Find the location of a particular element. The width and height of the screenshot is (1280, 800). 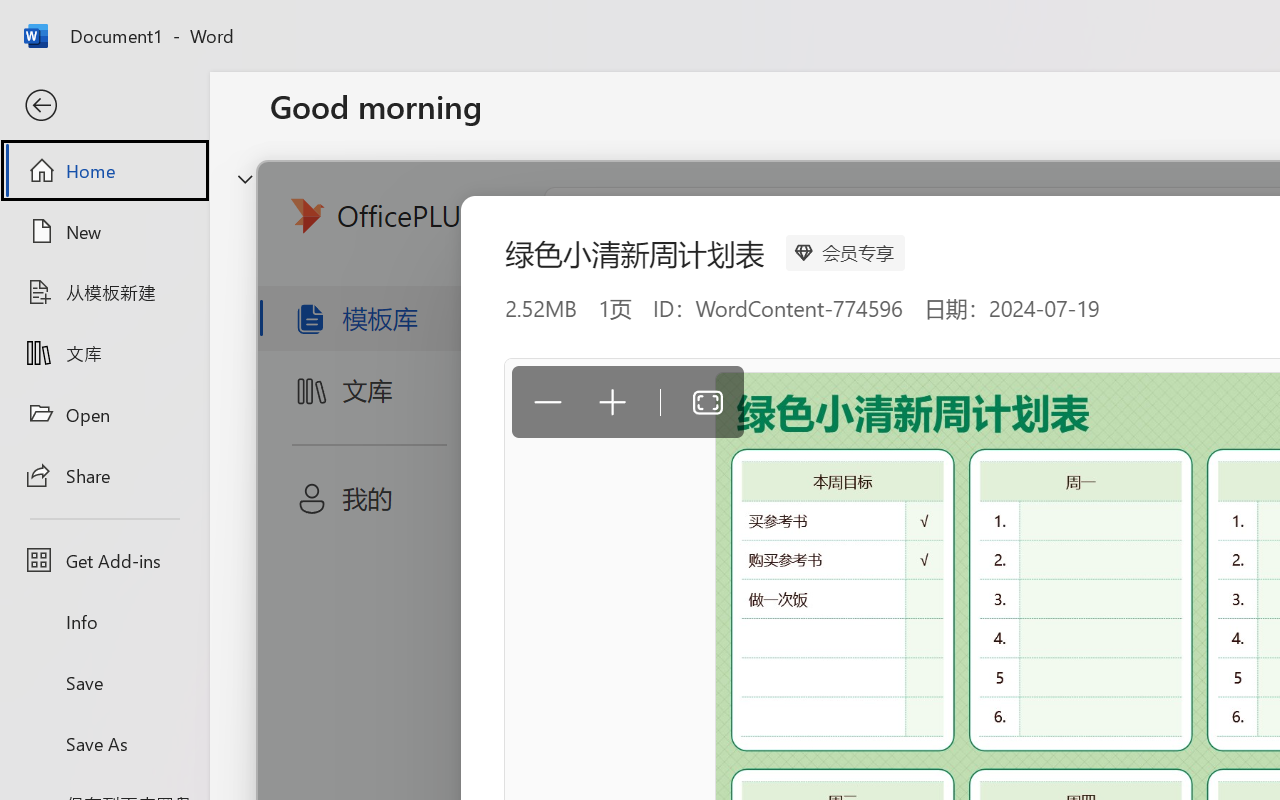

'Info' is located at coordinates (103, 621).